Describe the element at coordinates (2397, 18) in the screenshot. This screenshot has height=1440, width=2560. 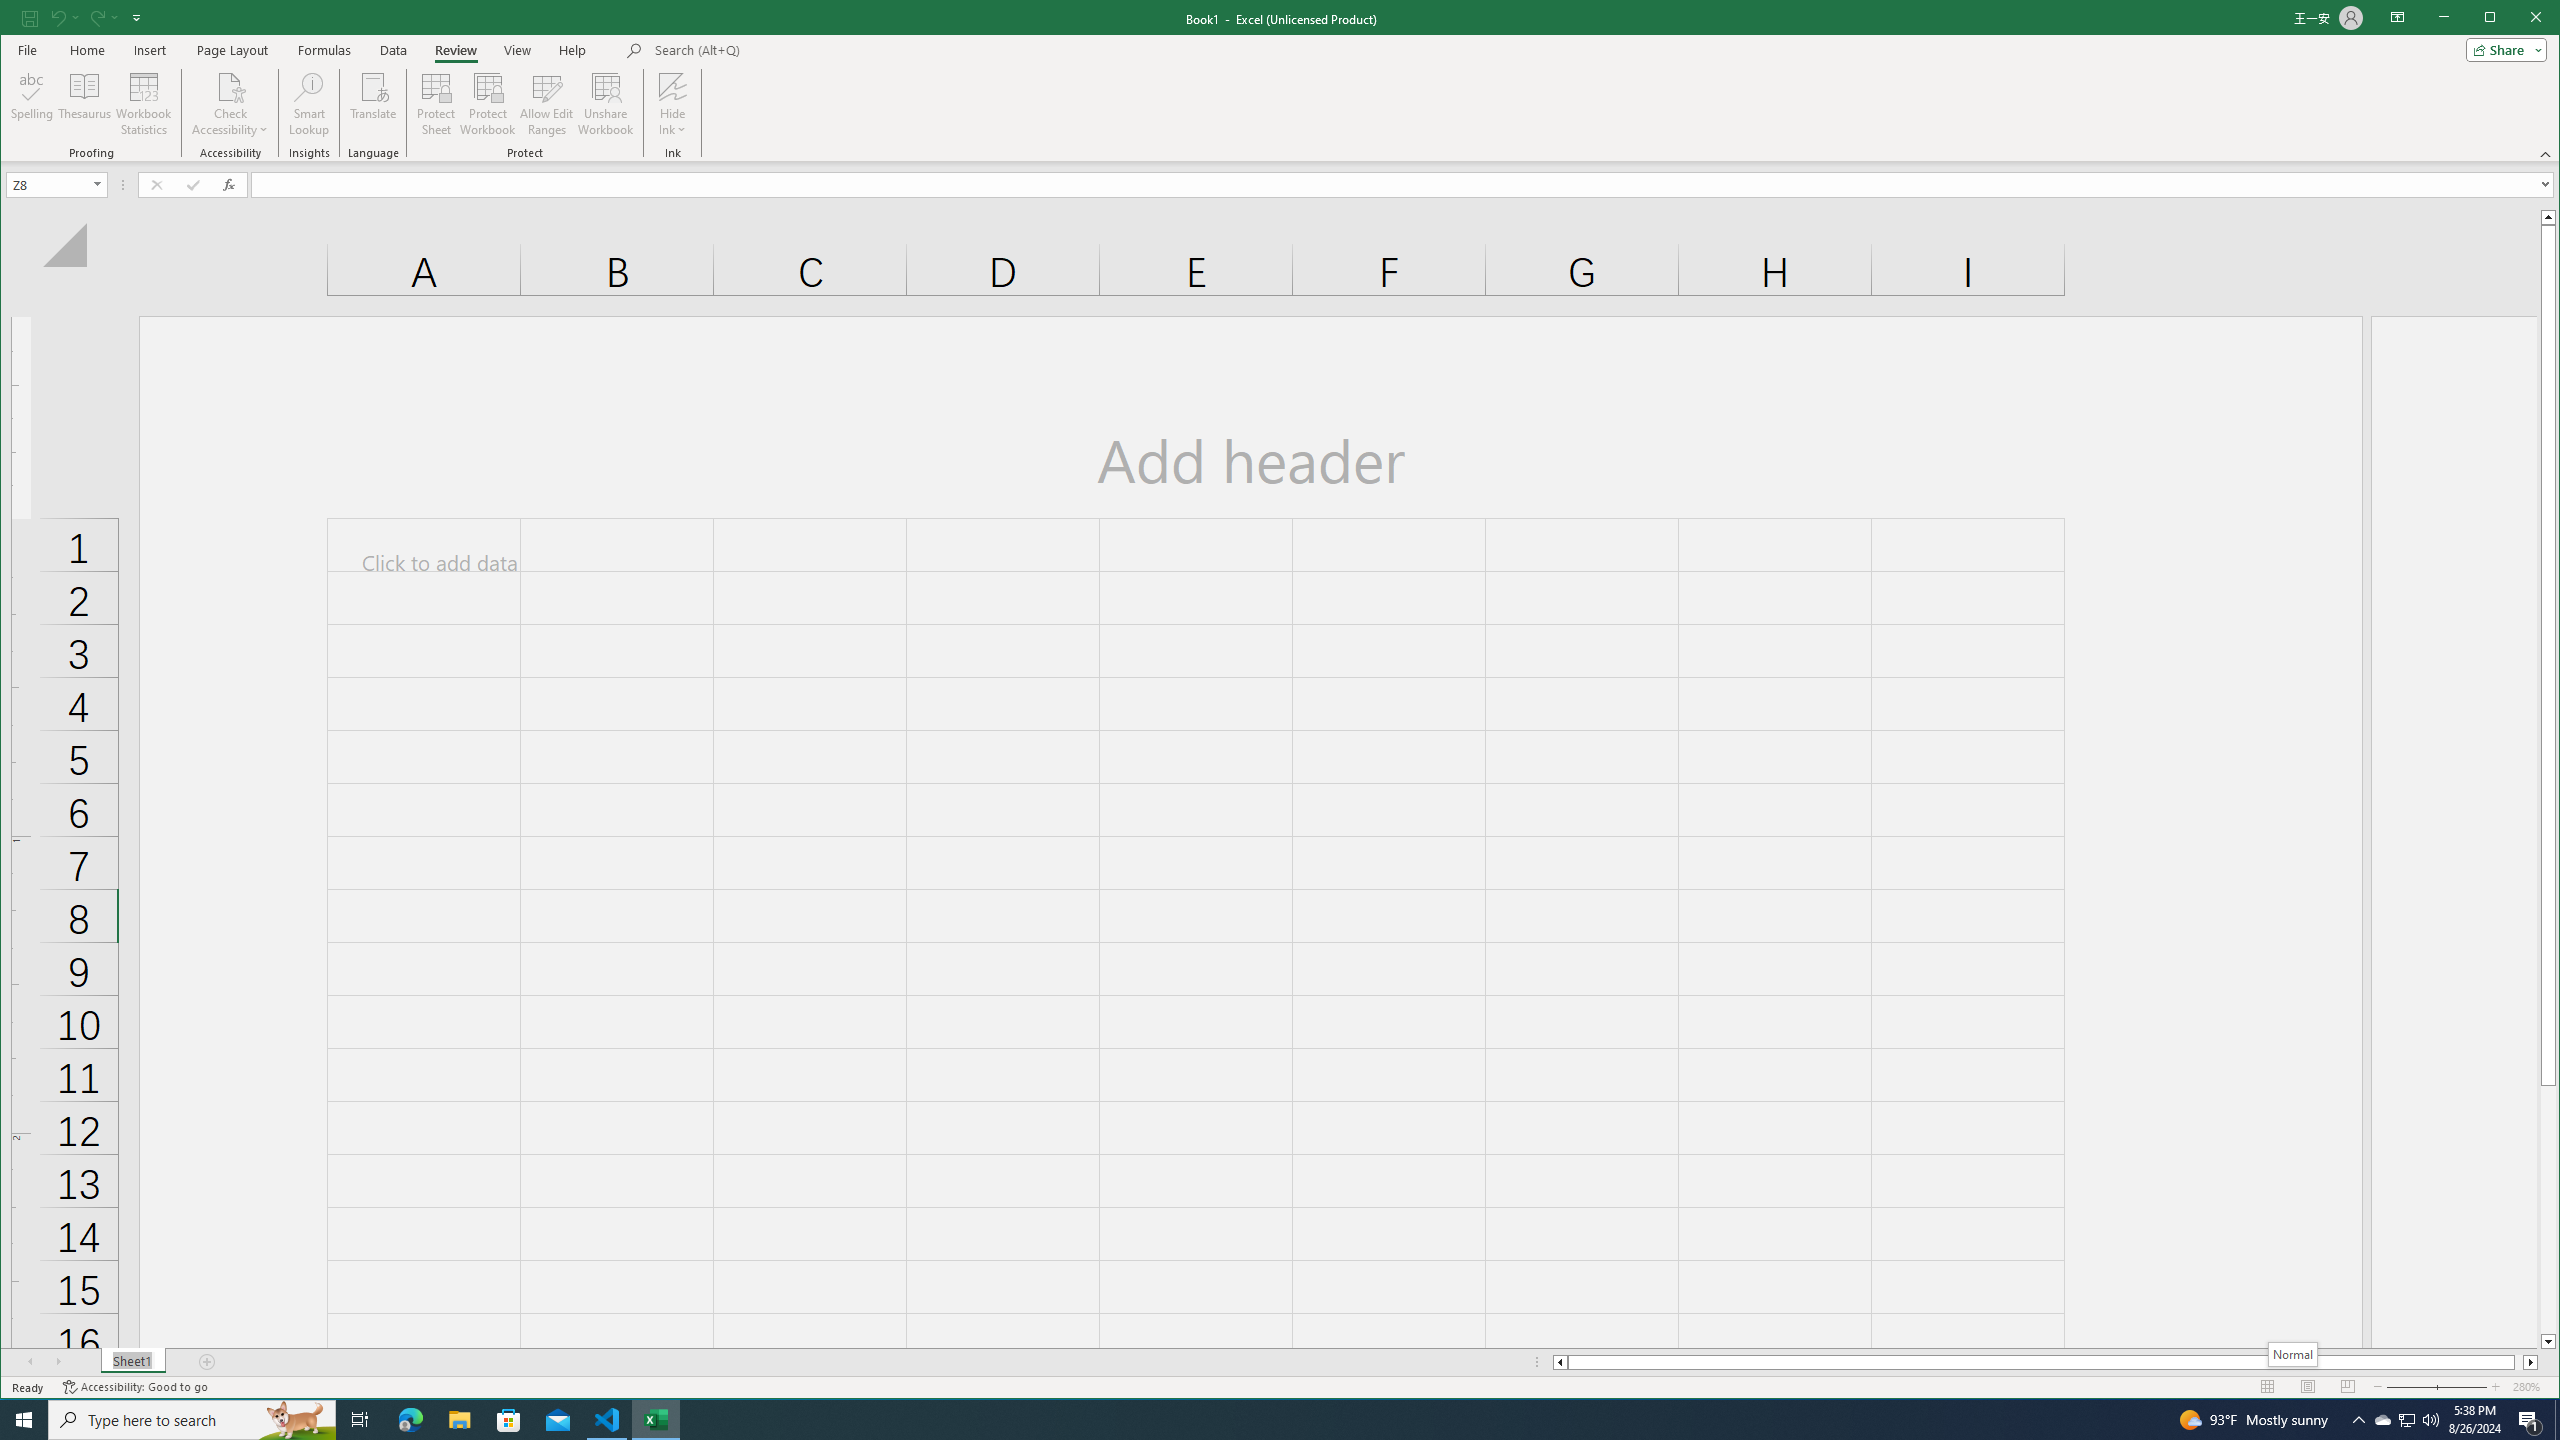
I see `'Ribbon Display Options'` at that location.